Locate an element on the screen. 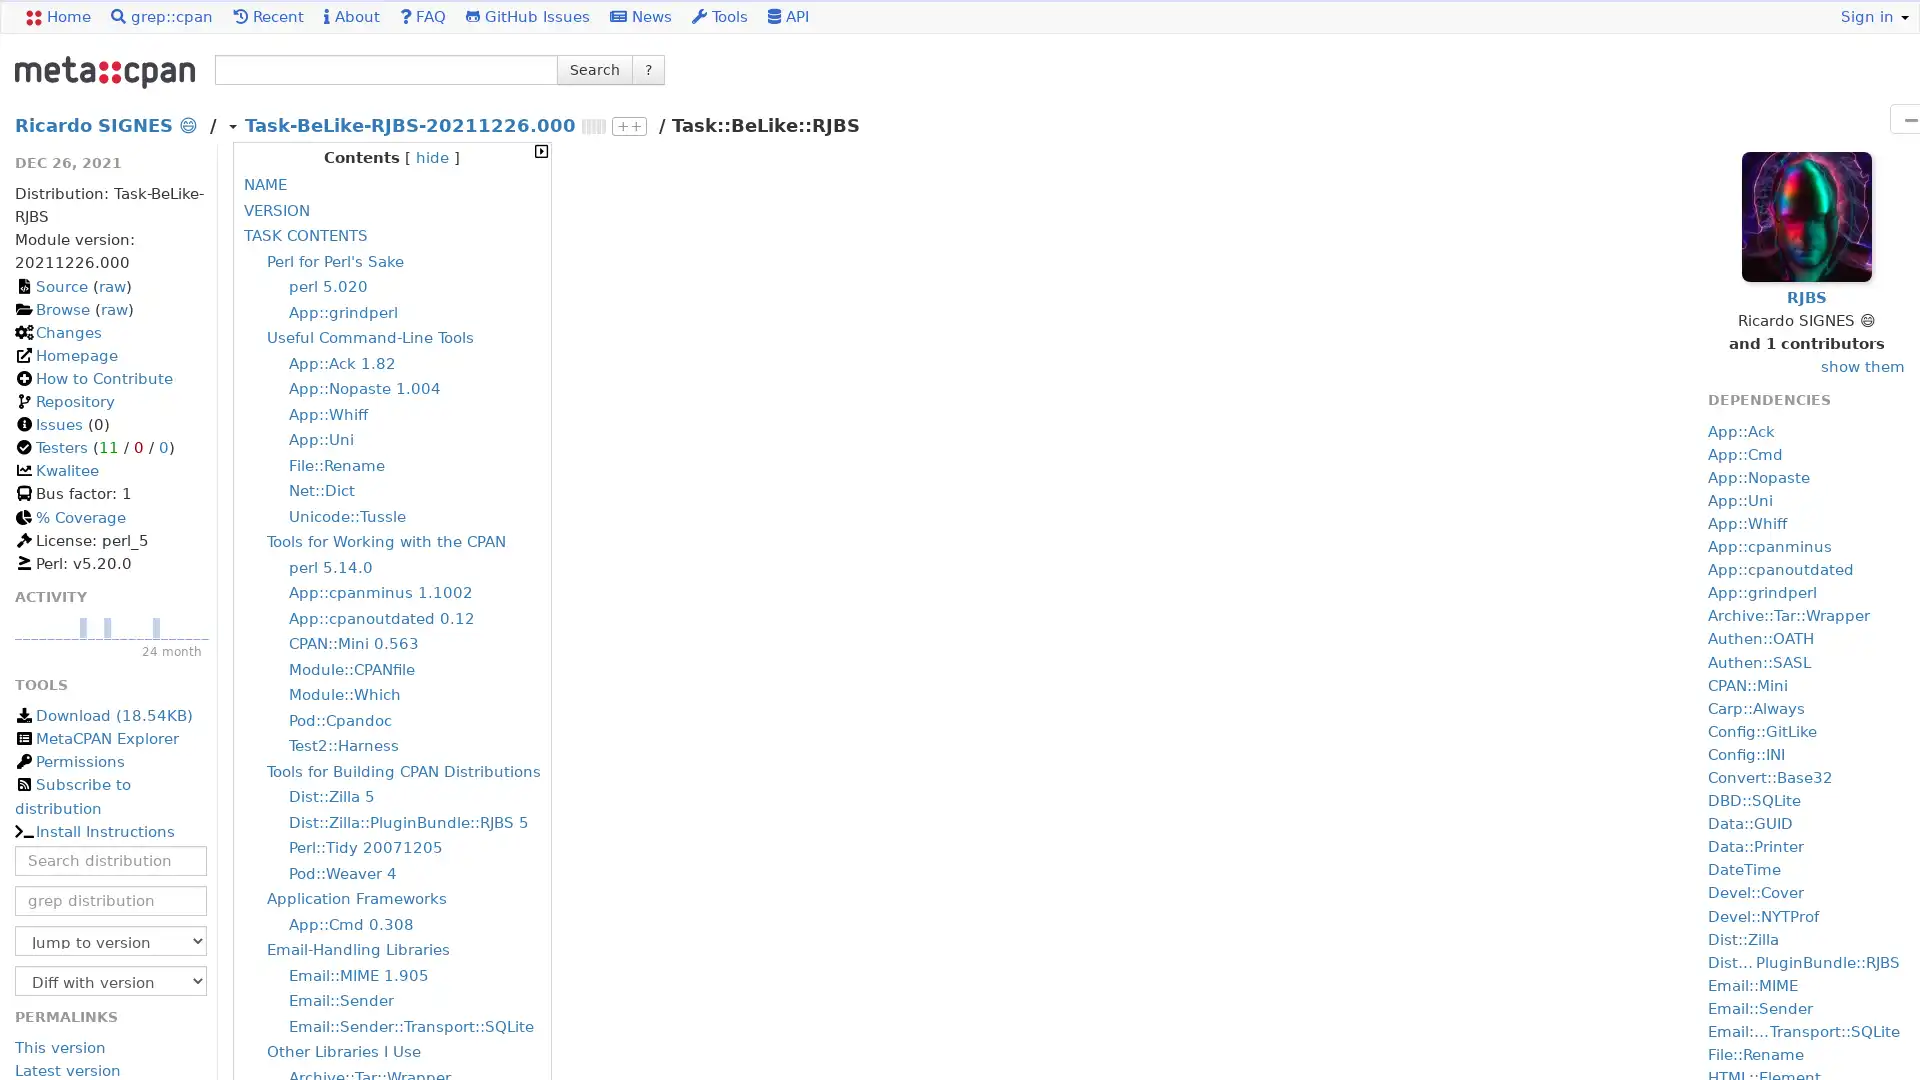 The width and height of the screenshot is (1920, 1080). Install Instructions is located at coordinates (93, 832).